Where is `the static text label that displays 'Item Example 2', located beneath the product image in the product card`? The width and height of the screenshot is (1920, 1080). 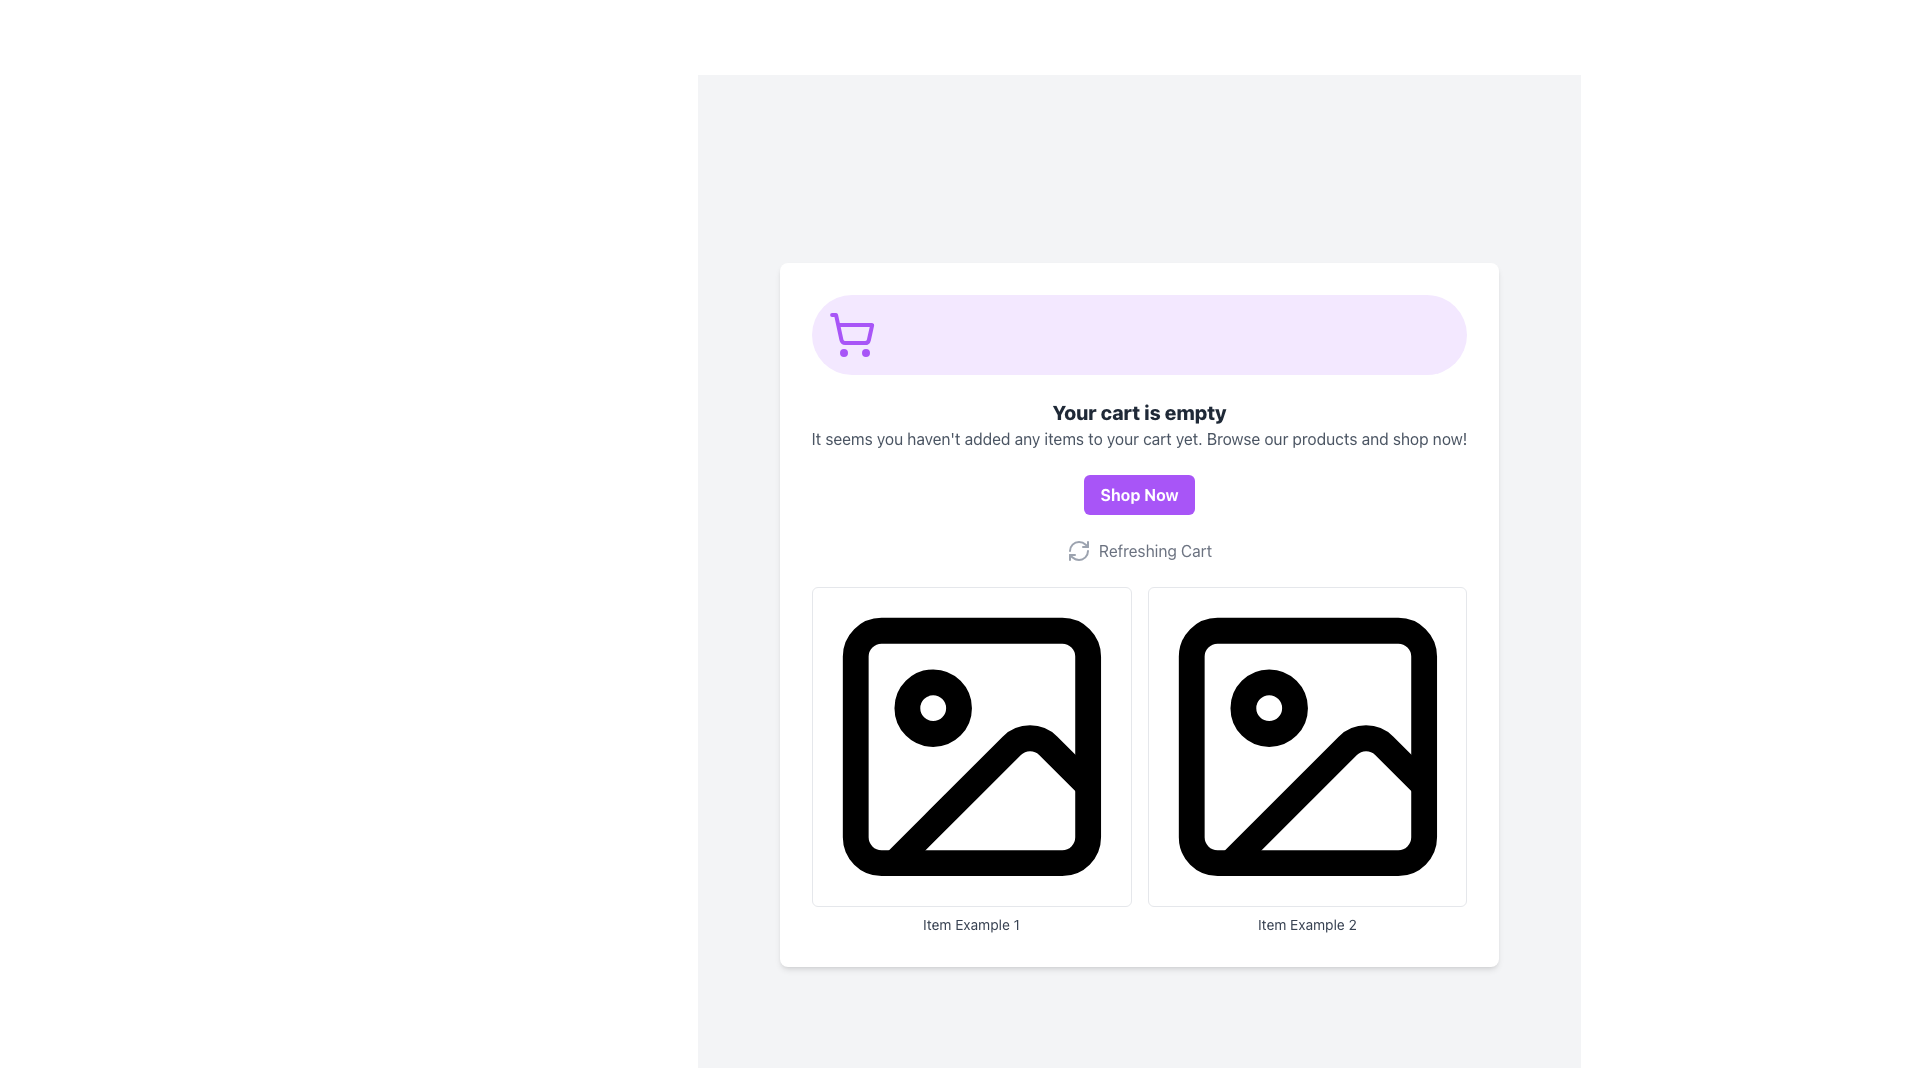 the static text label that displays 'Item Example 2', located beneath the product image in the product card is located at coordinates (1307, 924).